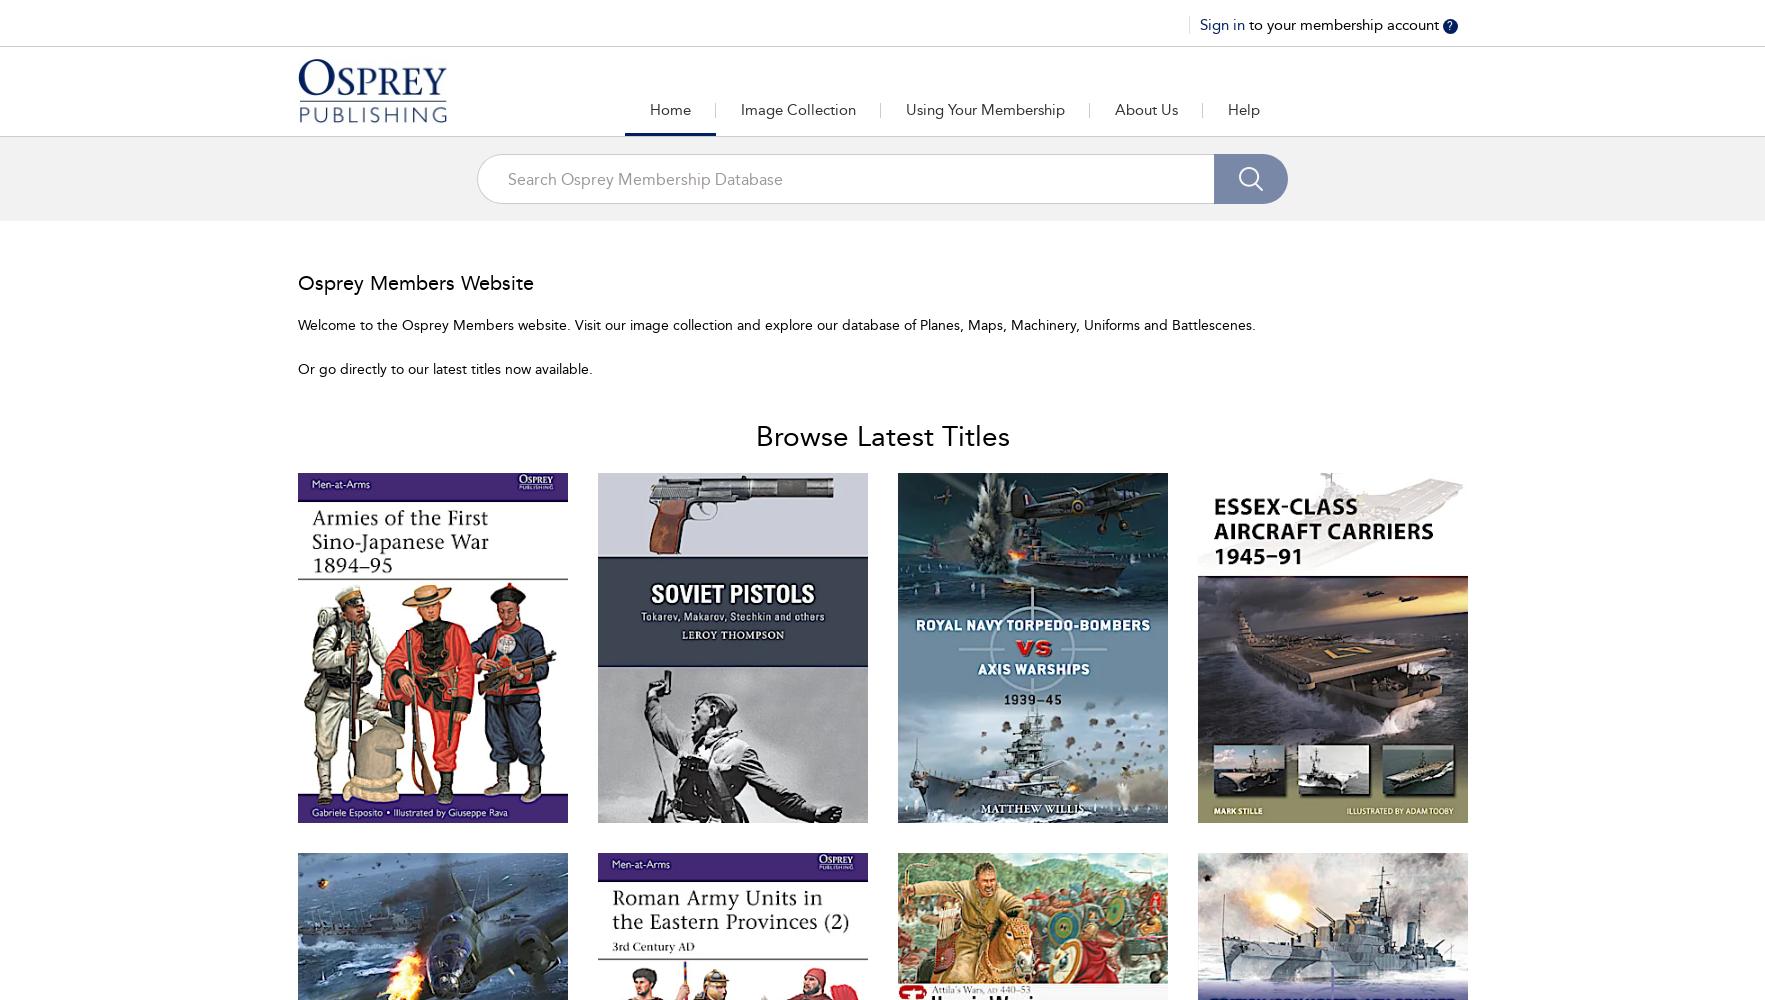  Describe the element at coordinates (1242, 109) in the screenshot. I see `'Help'` at that location.